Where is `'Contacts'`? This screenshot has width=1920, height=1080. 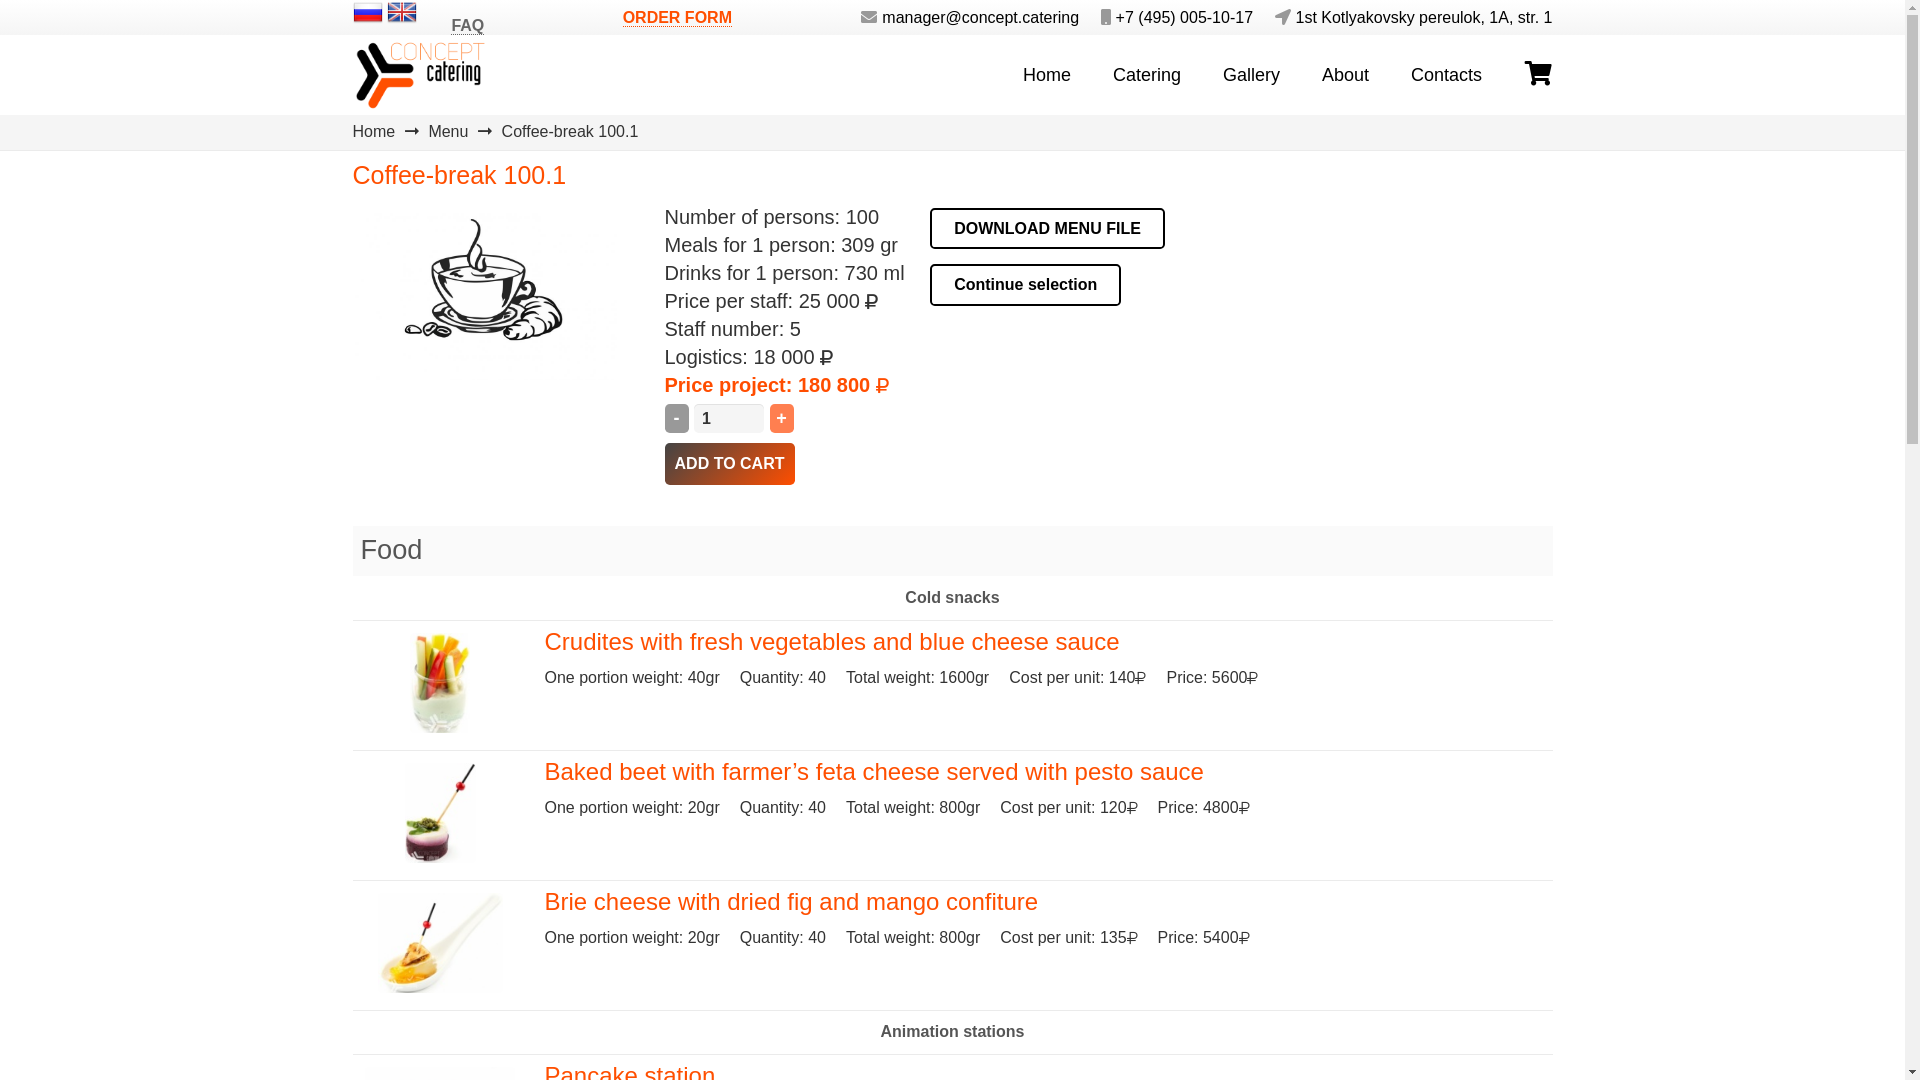 'Contacts' is located at coordinates (1389, 73).